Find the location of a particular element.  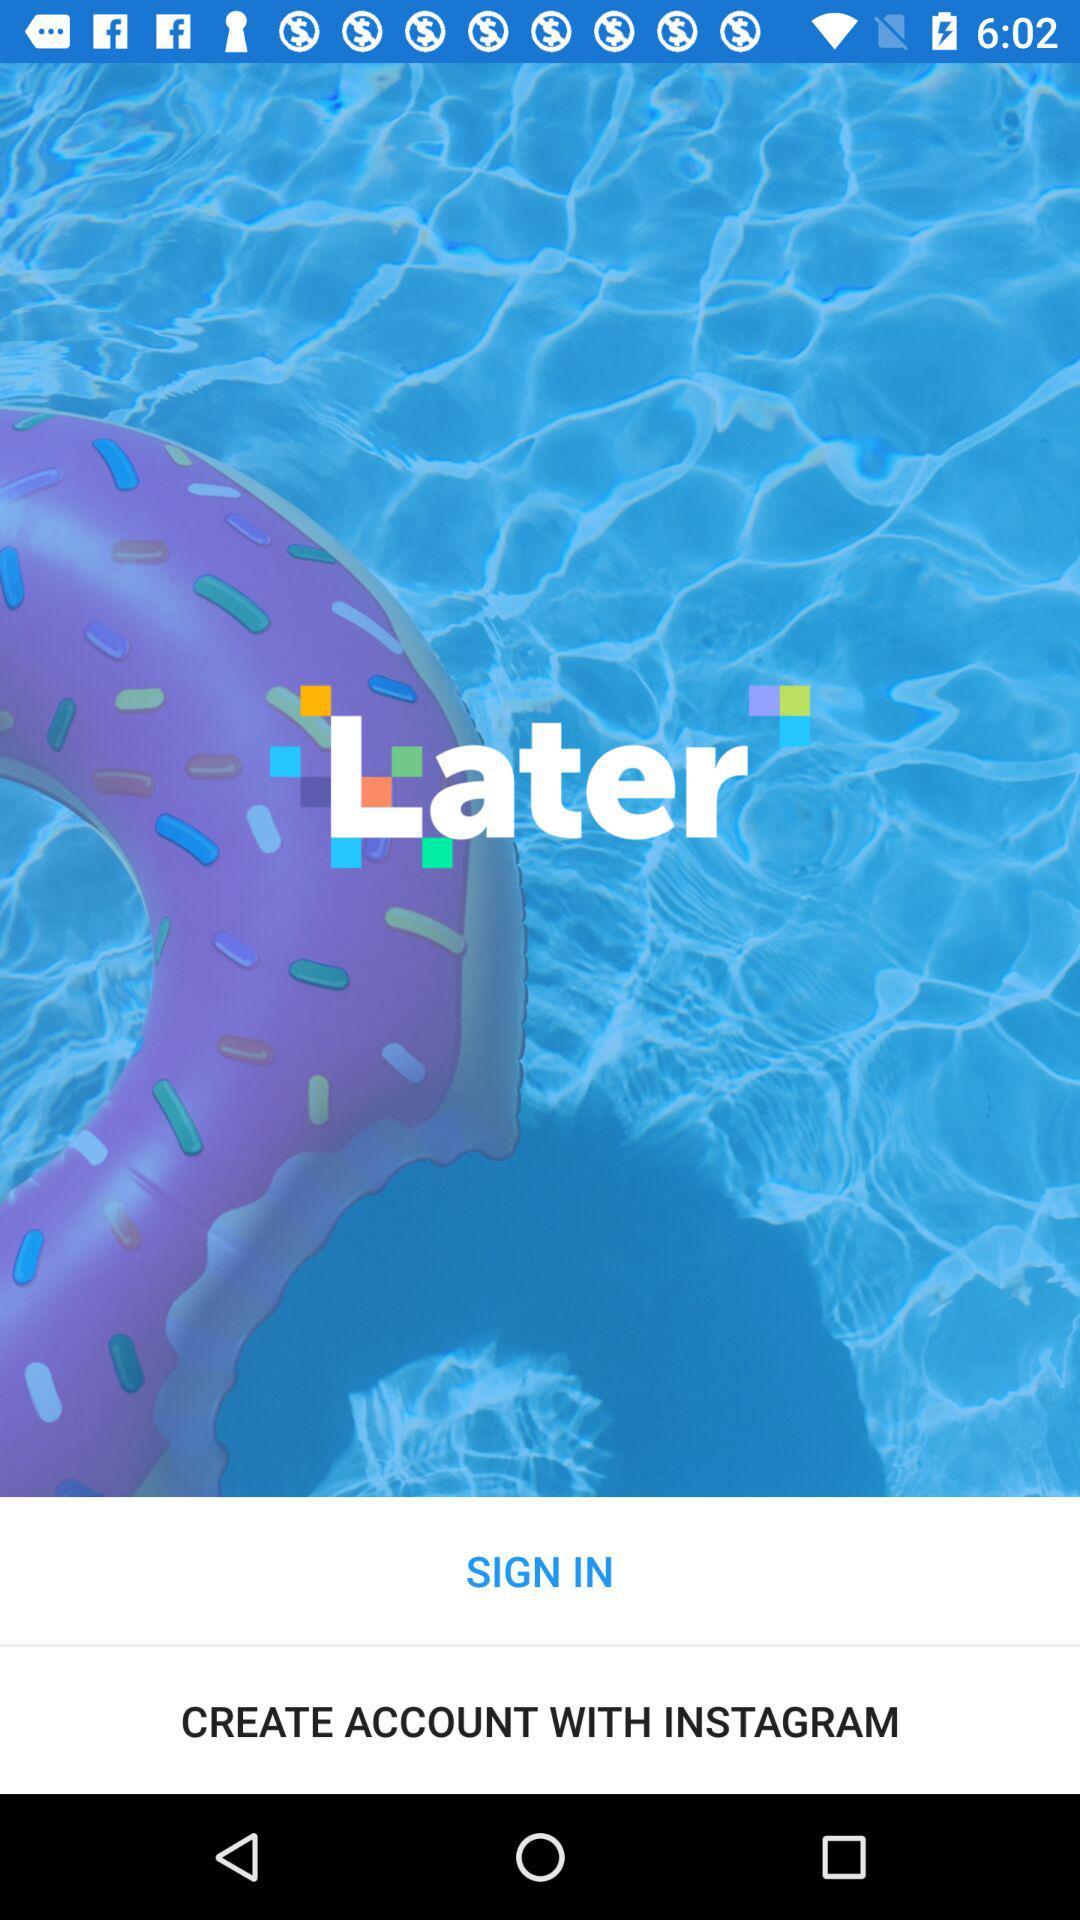

the sign in is located at coordinates (540, 1569).